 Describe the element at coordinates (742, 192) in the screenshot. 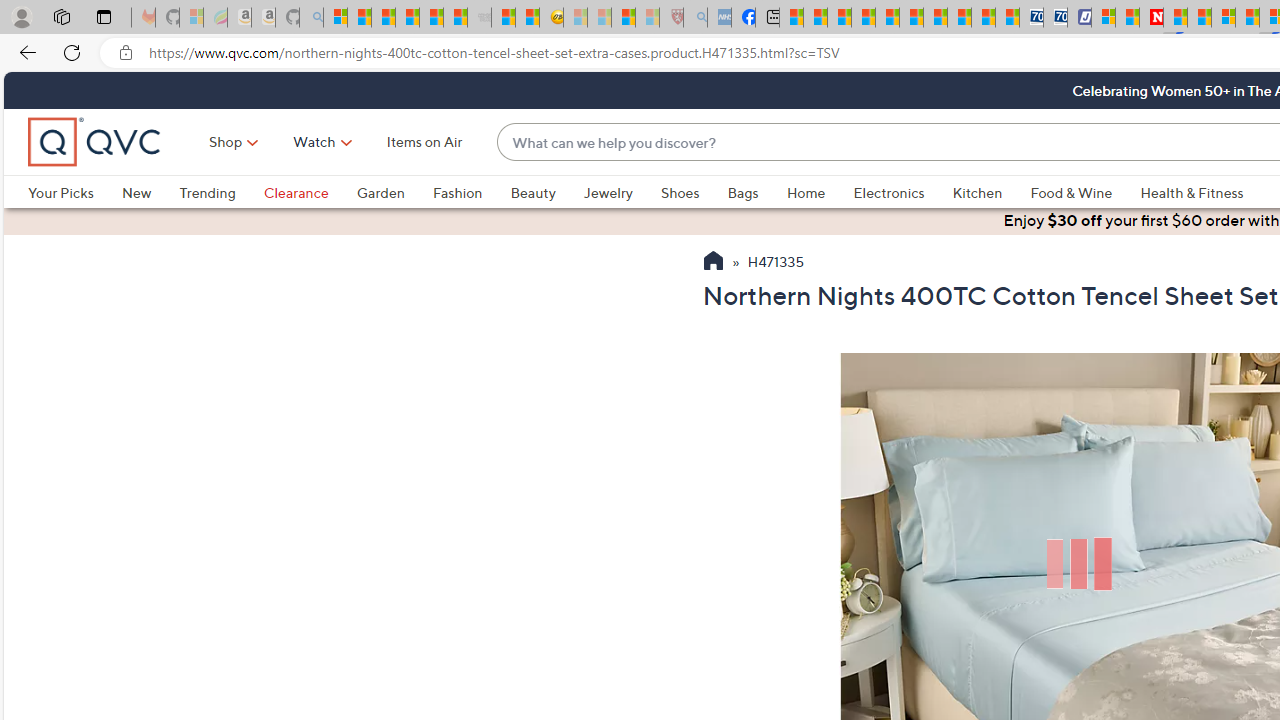

I see `'Bags'` at that location.